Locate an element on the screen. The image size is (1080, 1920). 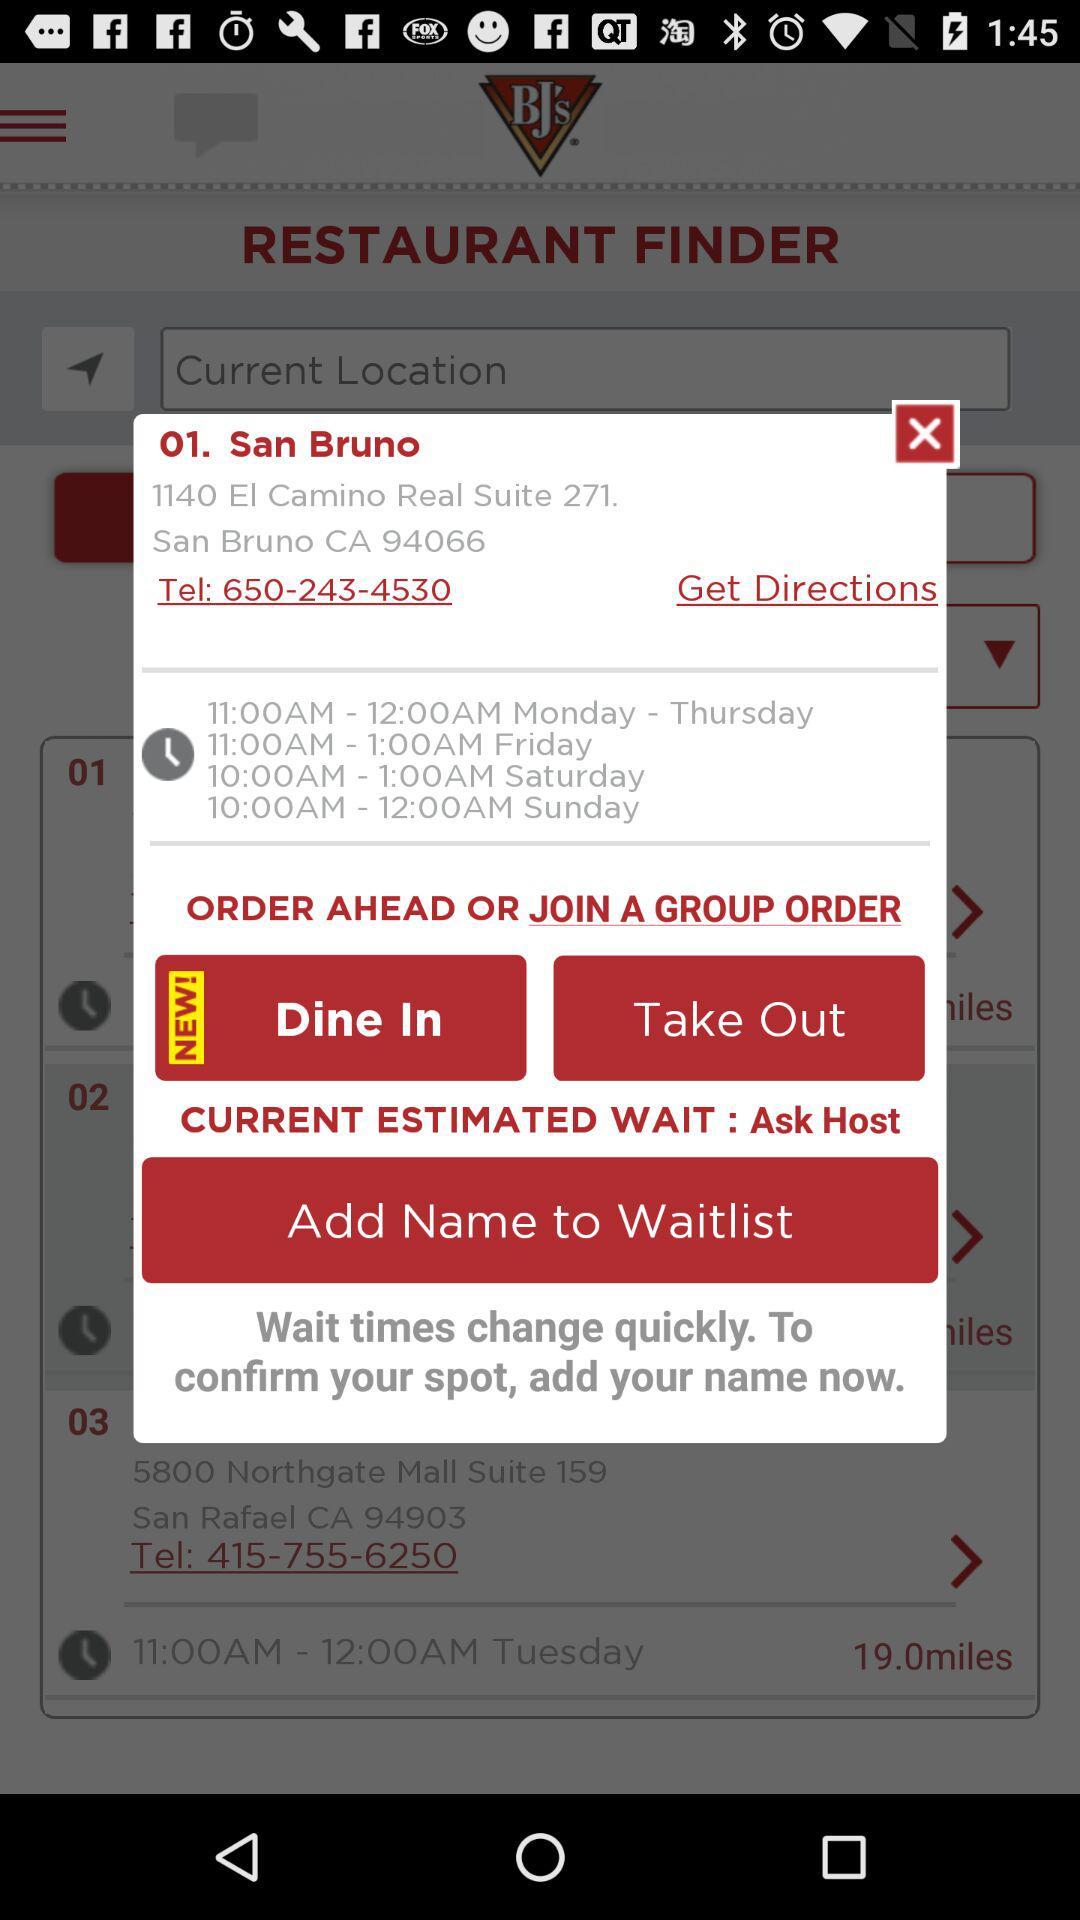
icon to the right of 1140 el camino is located at coordinates (806, 586).